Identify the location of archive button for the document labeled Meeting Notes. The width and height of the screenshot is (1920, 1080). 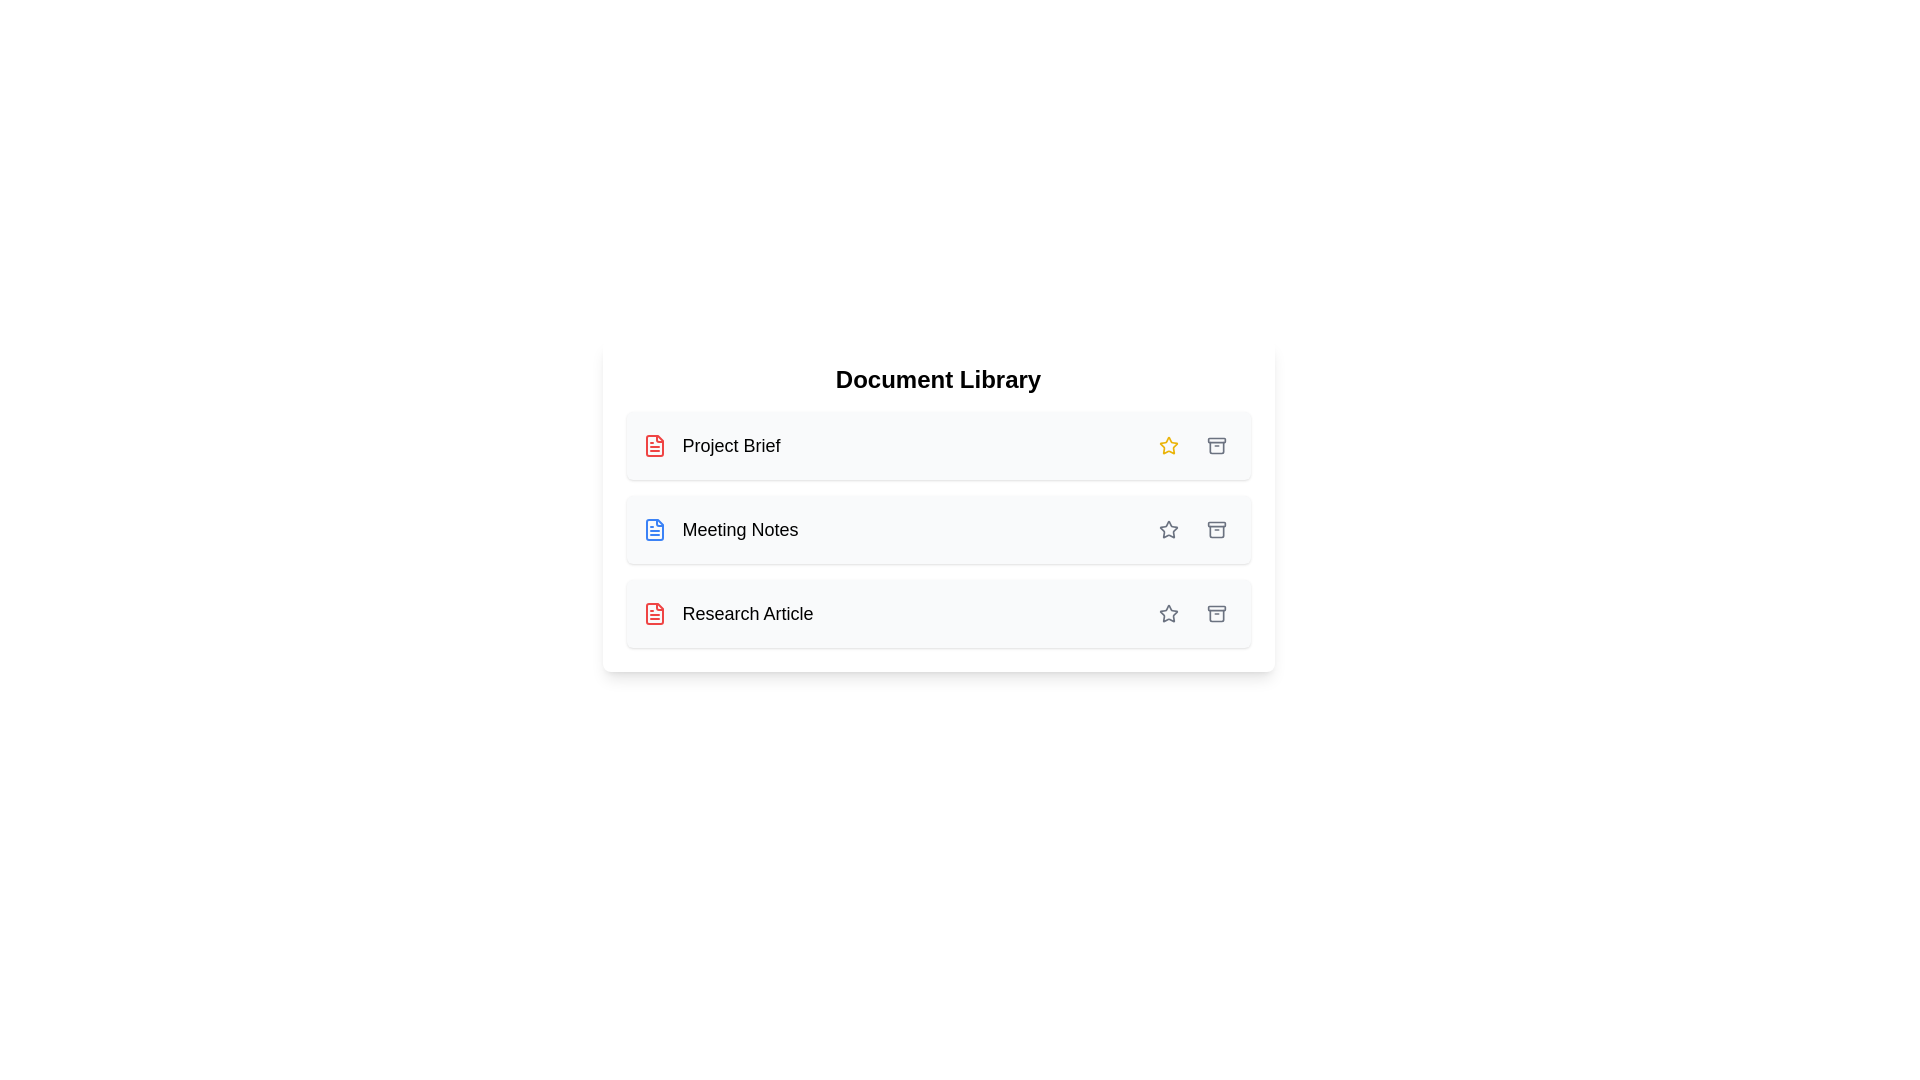
(1215, 528).